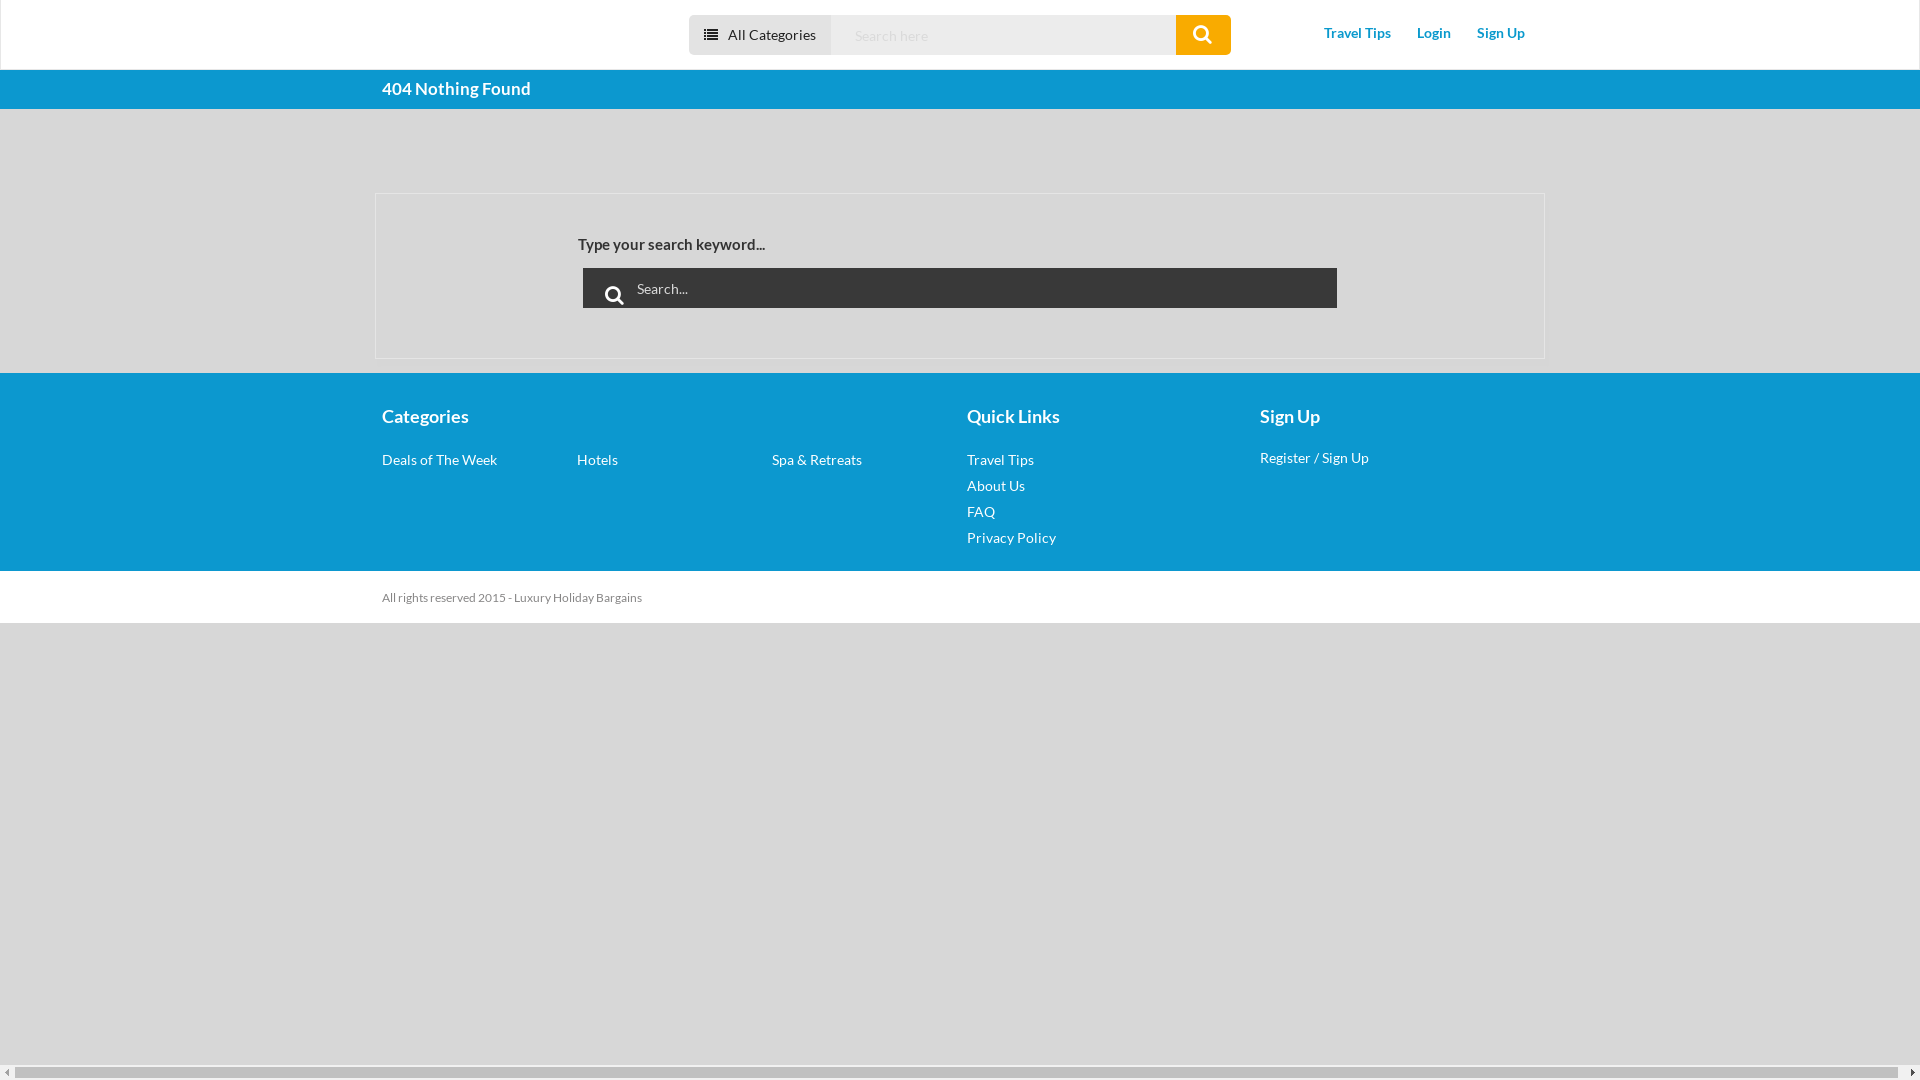 The height and width of the screenshot is (1080, 1920). What do you see at coordinates (1011, 536) in the screenshot?
I see `'Privacy Policy'` at bounding box center [1011, 536].